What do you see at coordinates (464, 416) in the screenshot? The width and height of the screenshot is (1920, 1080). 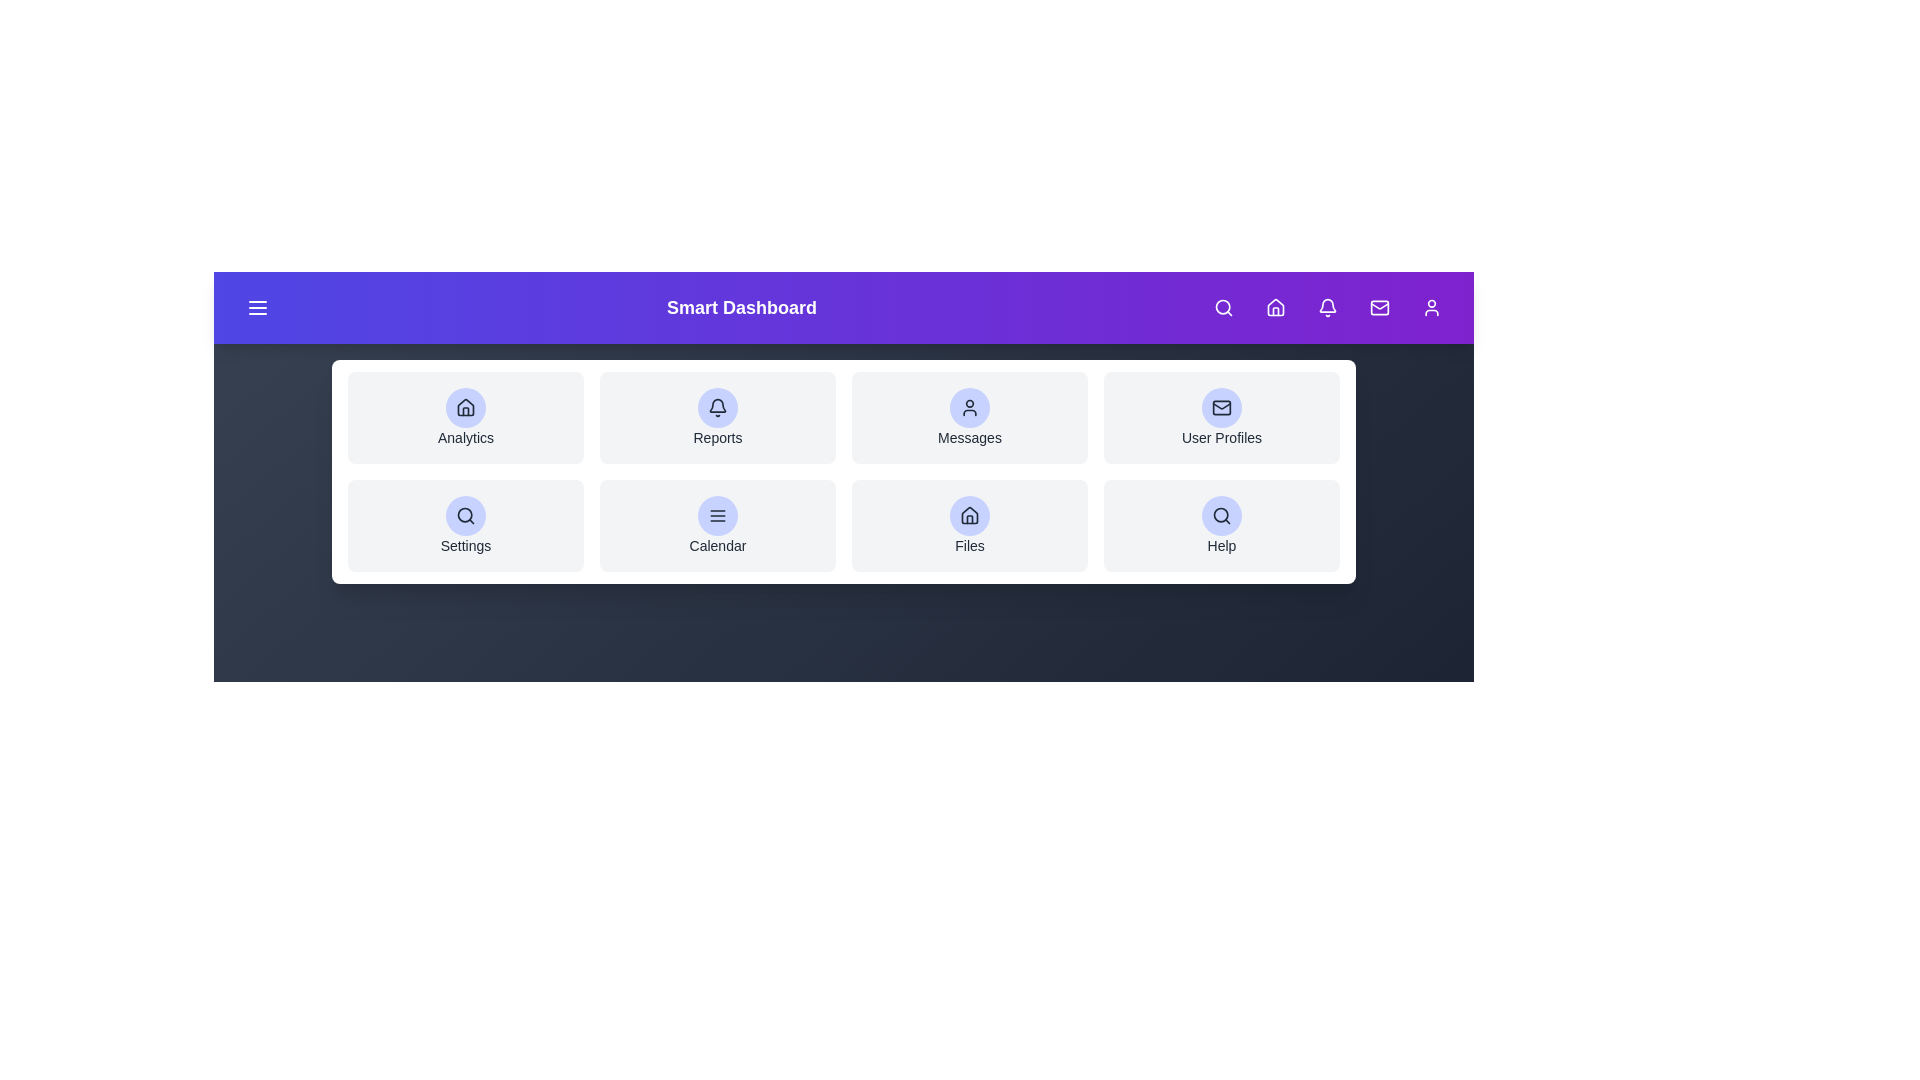 I see `the grid item labeled Analytics` at bounding box center [464, 416].